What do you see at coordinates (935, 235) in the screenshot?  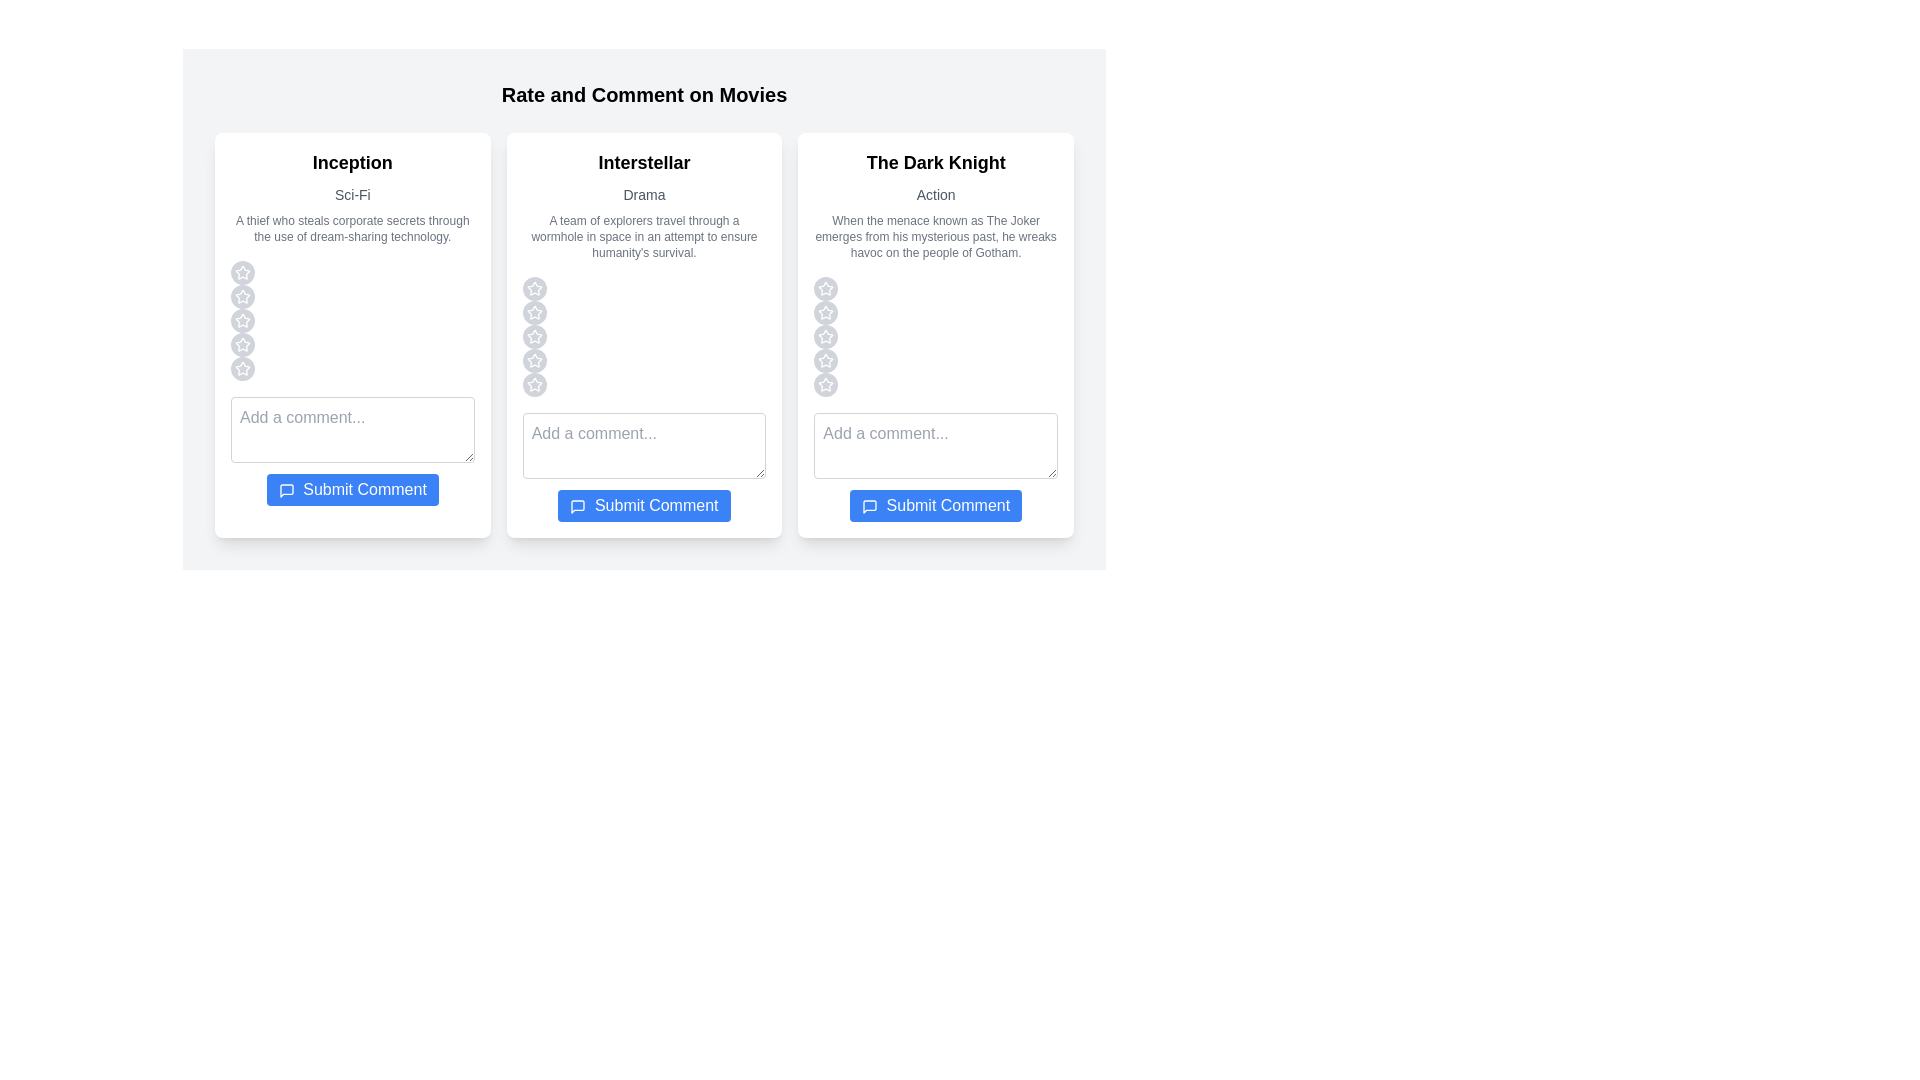 I see `the synopsis and genre of the movie The Dark Knight` at bounding box center [935, 235].